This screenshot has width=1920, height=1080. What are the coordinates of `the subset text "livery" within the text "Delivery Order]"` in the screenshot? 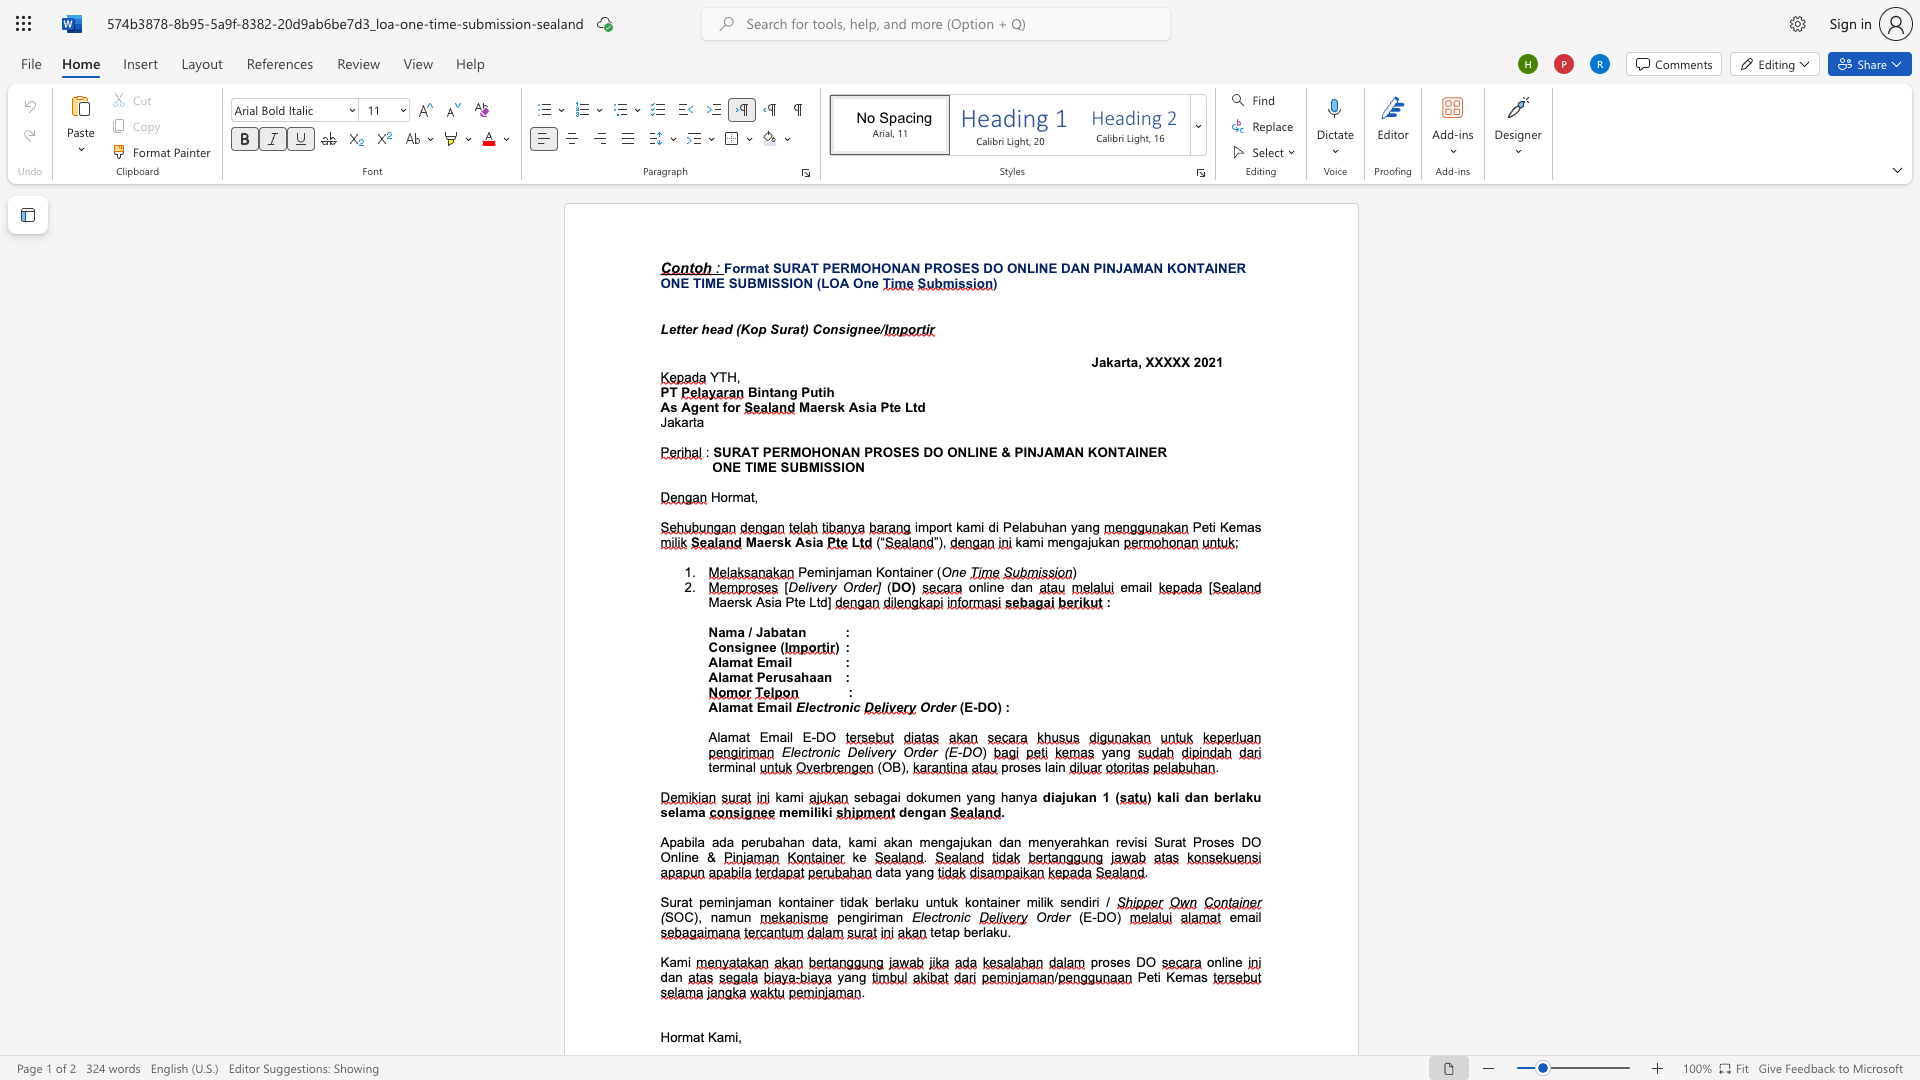 It's located at (805, 586).